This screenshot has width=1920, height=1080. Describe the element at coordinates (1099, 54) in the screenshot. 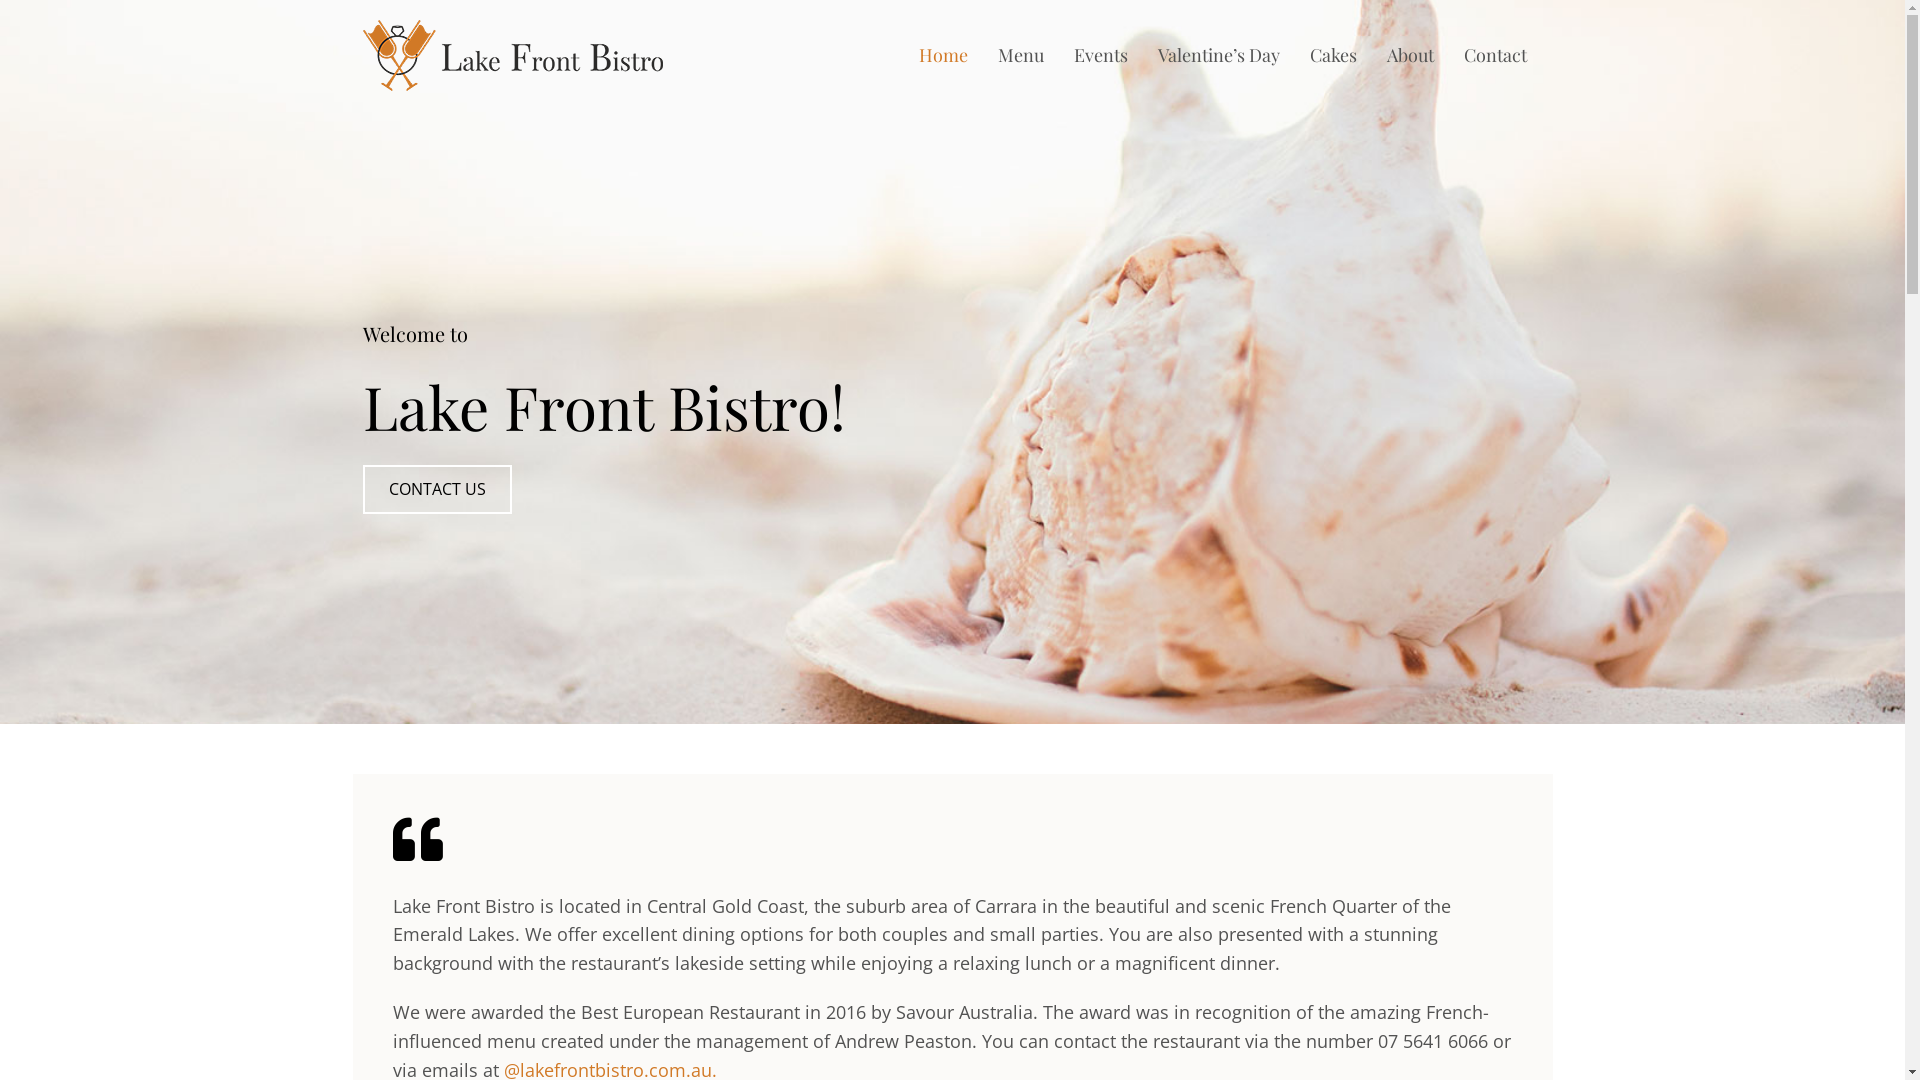

I see `'Events'` at that location.